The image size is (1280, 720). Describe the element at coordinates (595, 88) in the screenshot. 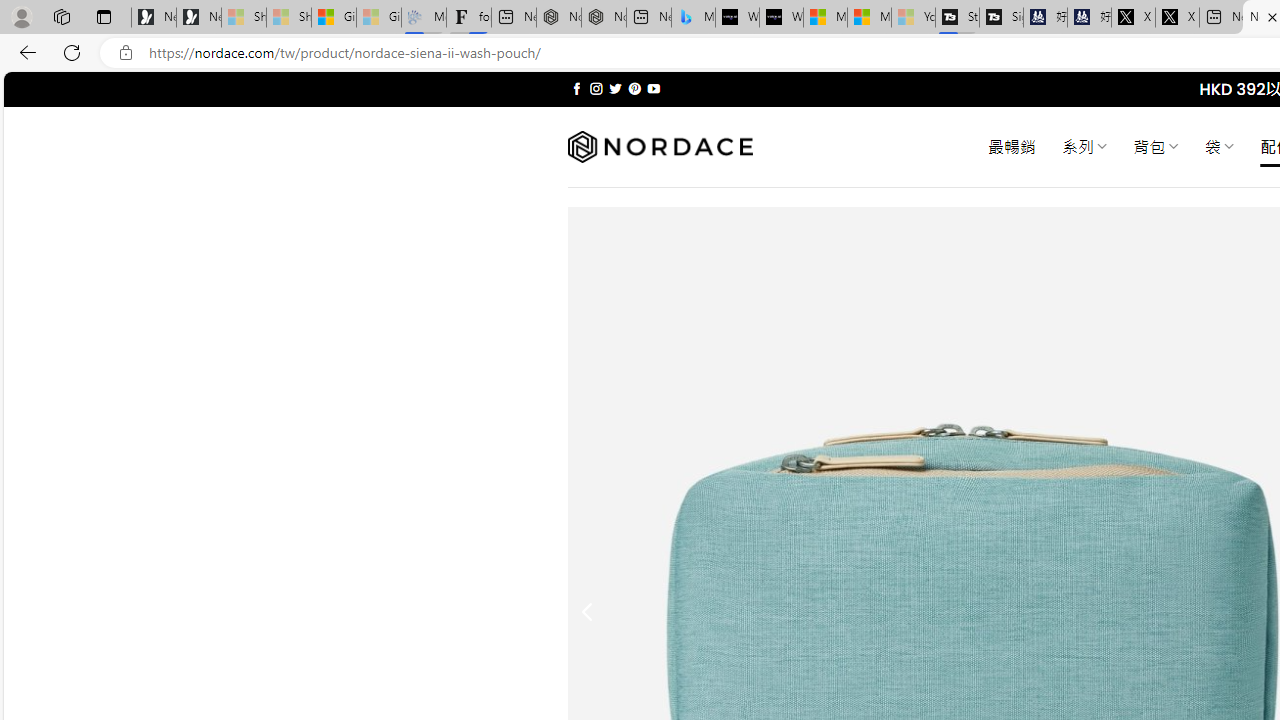

I see `'Follow on Instagram'` at that location.